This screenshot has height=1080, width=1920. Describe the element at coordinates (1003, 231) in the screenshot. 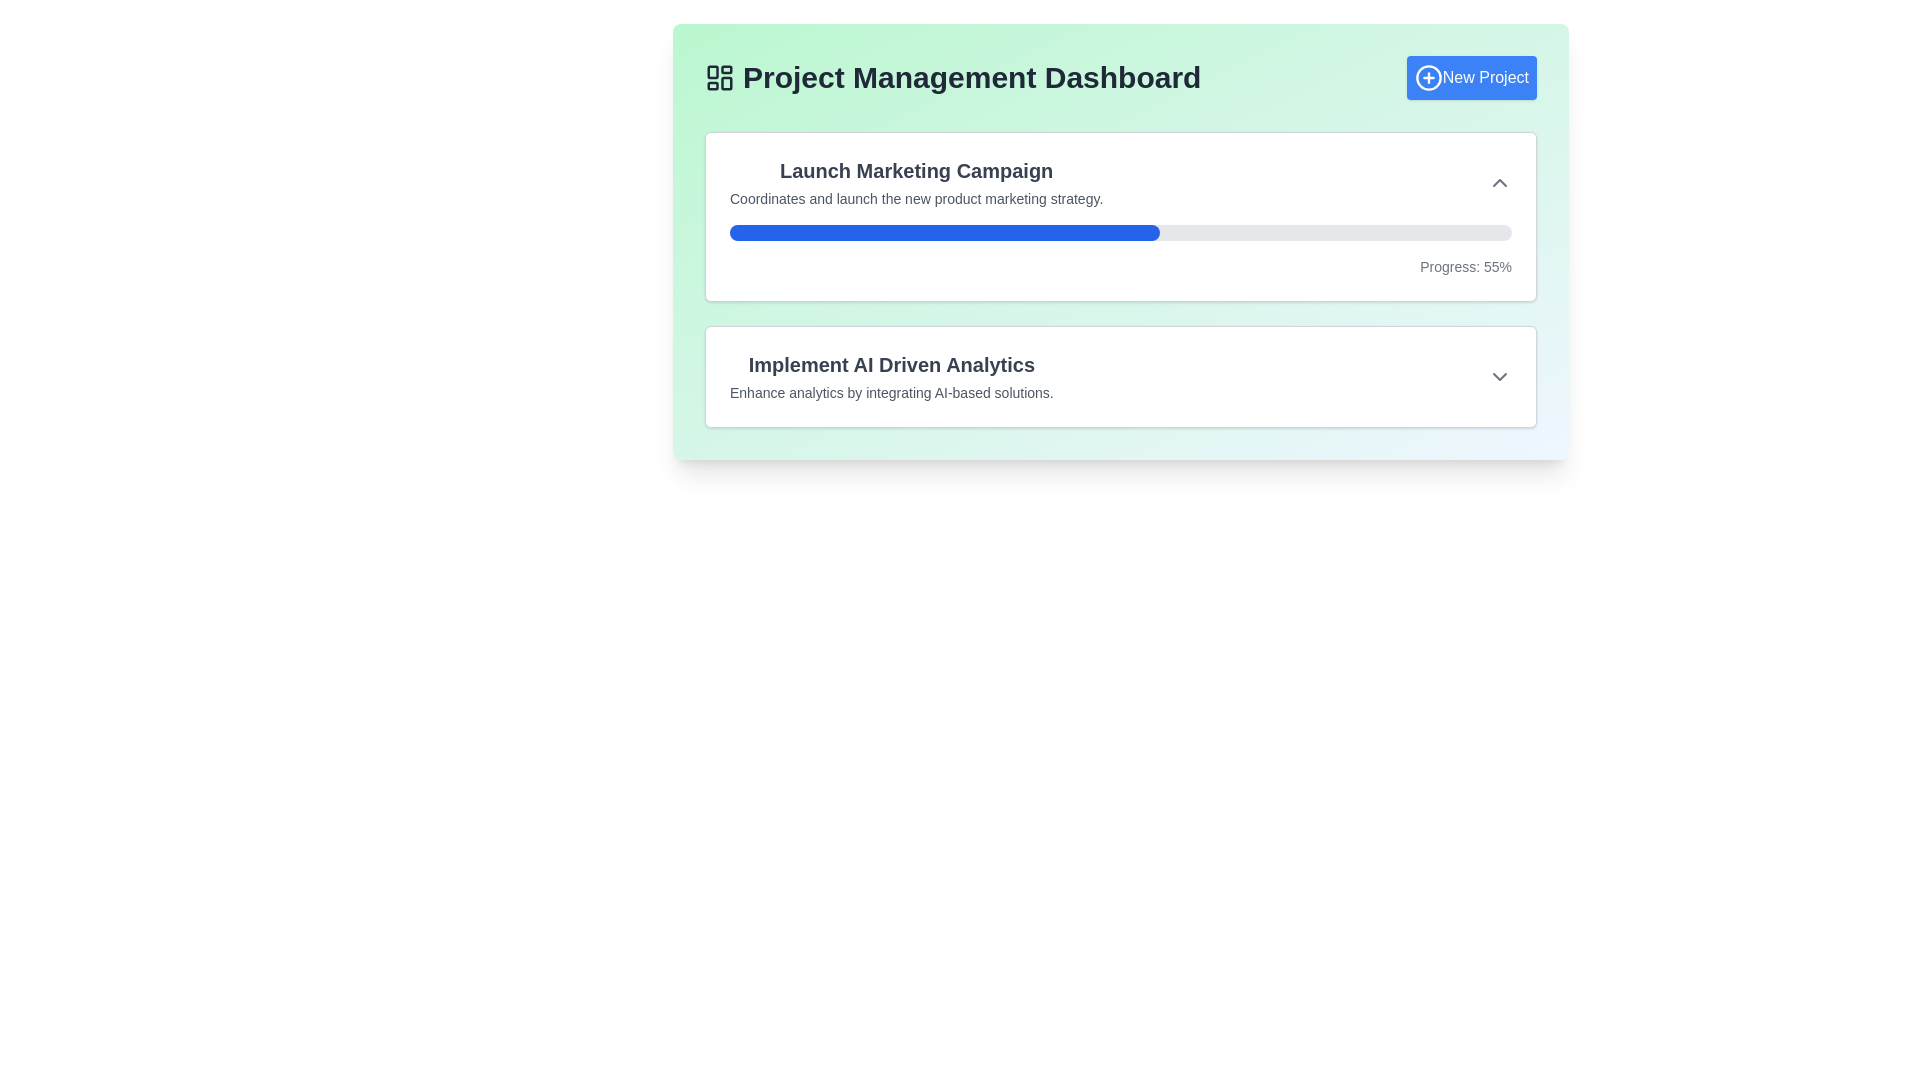

I see `progress` at that location.